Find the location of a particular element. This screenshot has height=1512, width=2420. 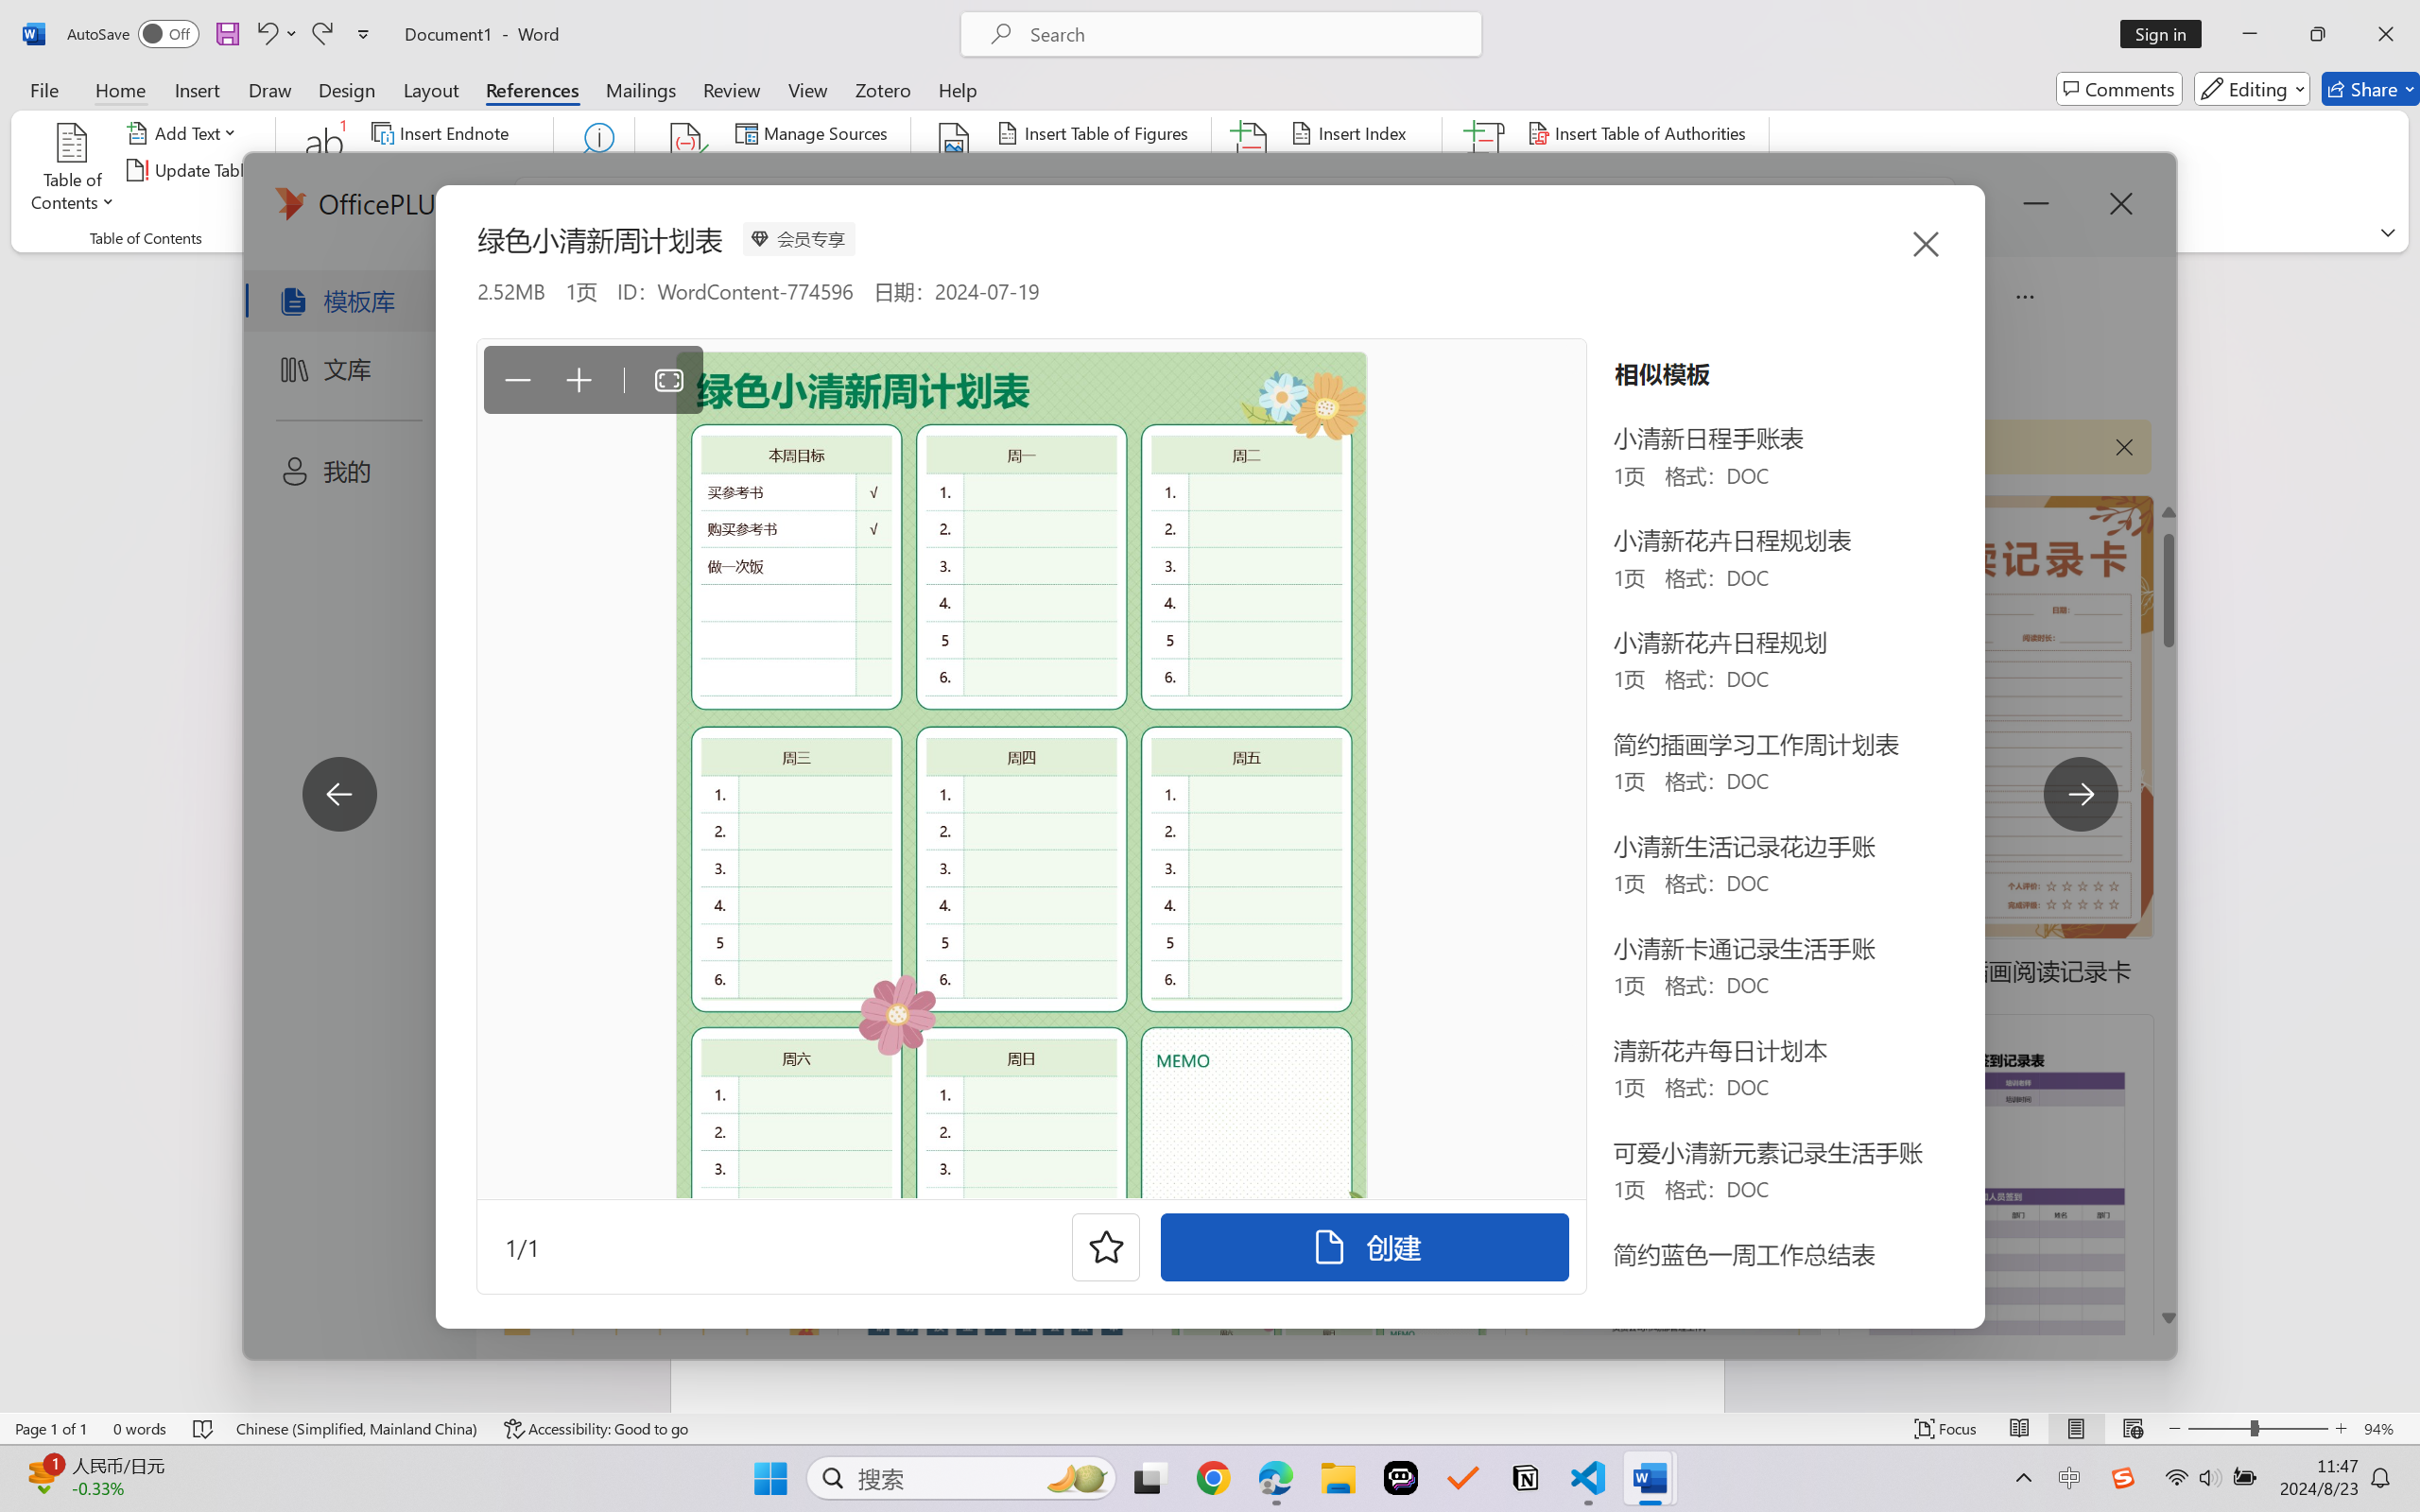

'Sign in' is located at coordinates (2168, 33).